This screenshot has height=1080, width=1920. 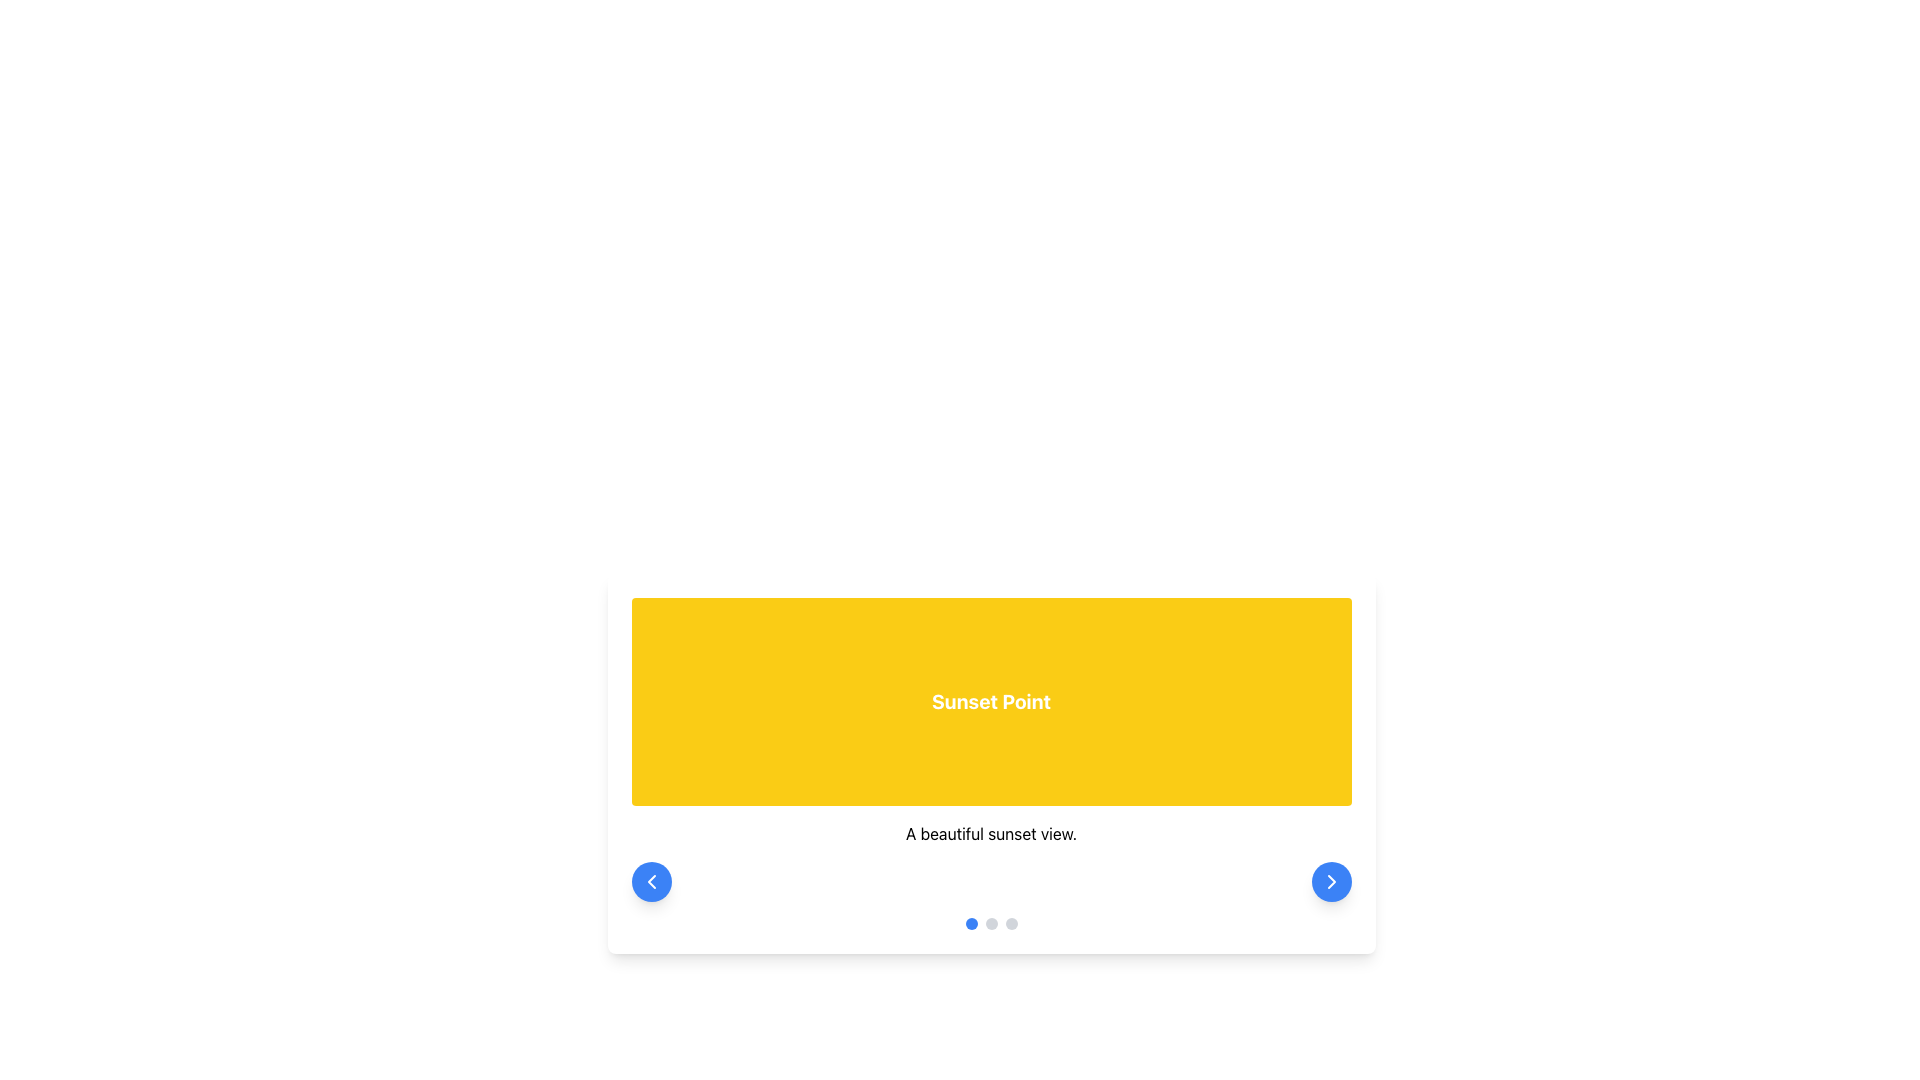 What do you see at coordinates (991, 924) in the screenshot?
I see `the second Navigation Dot button` at bounding box center [991, 924].